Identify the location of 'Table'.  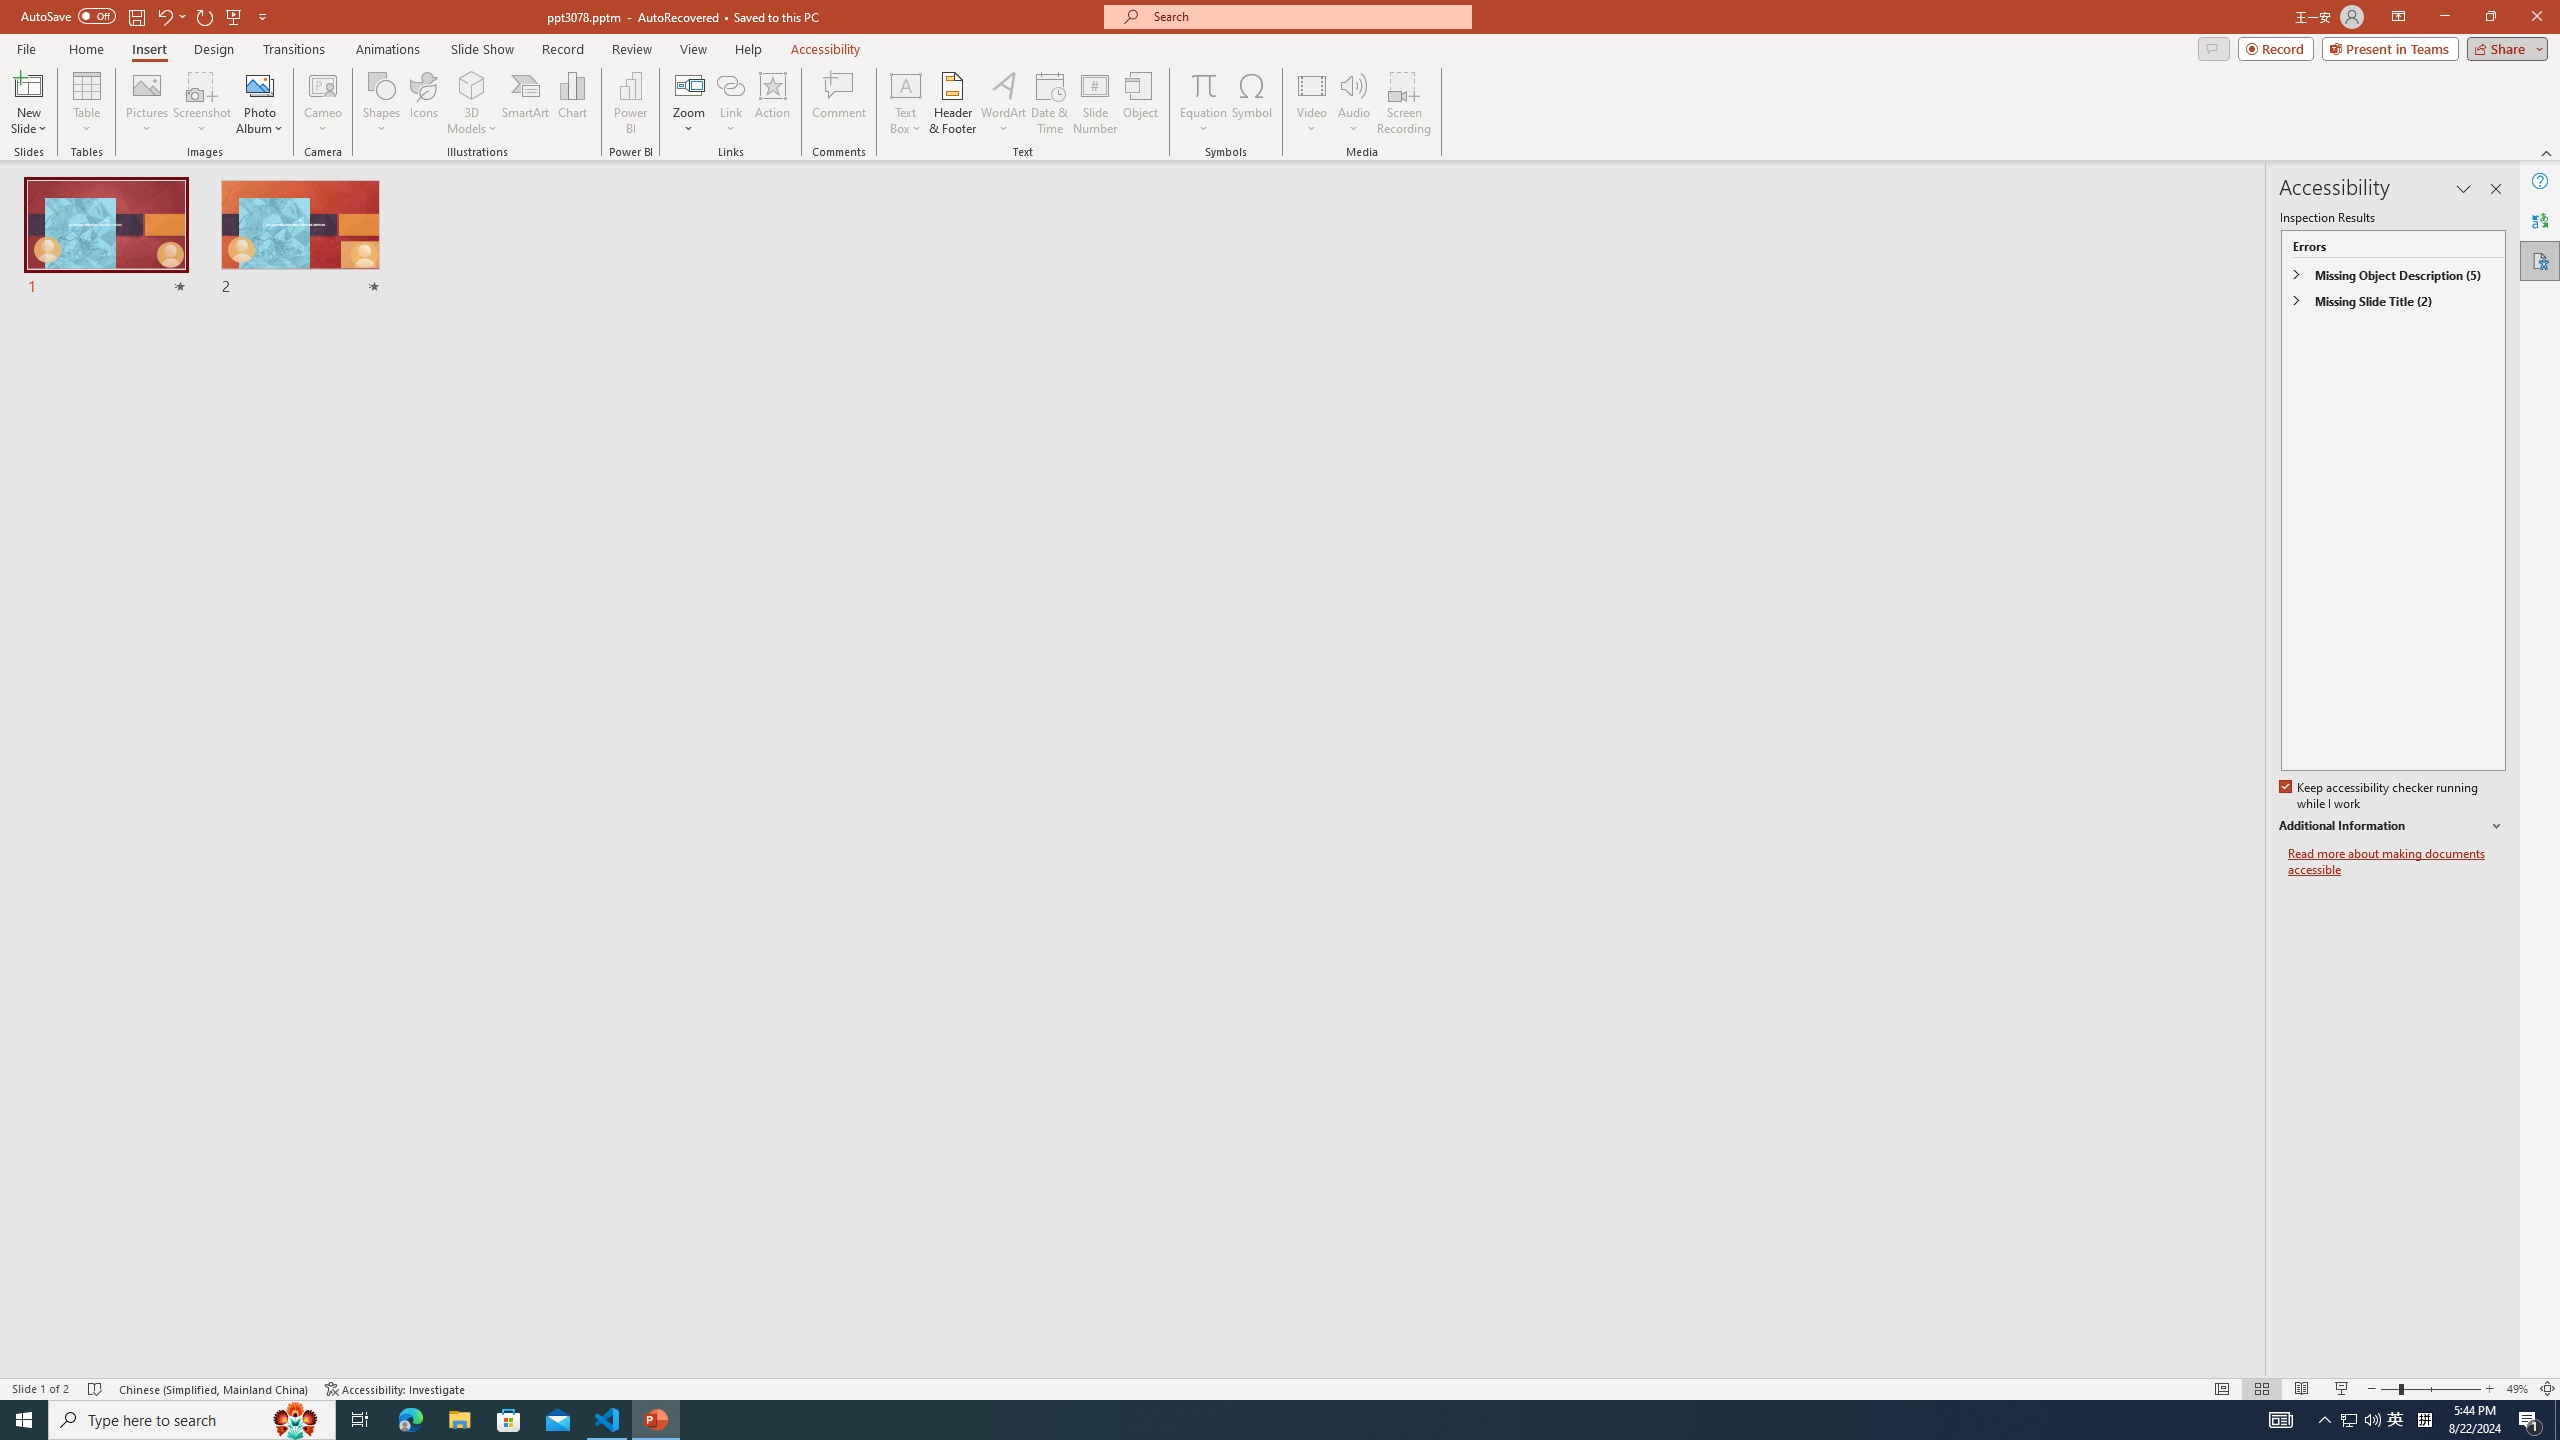
(86, 103).